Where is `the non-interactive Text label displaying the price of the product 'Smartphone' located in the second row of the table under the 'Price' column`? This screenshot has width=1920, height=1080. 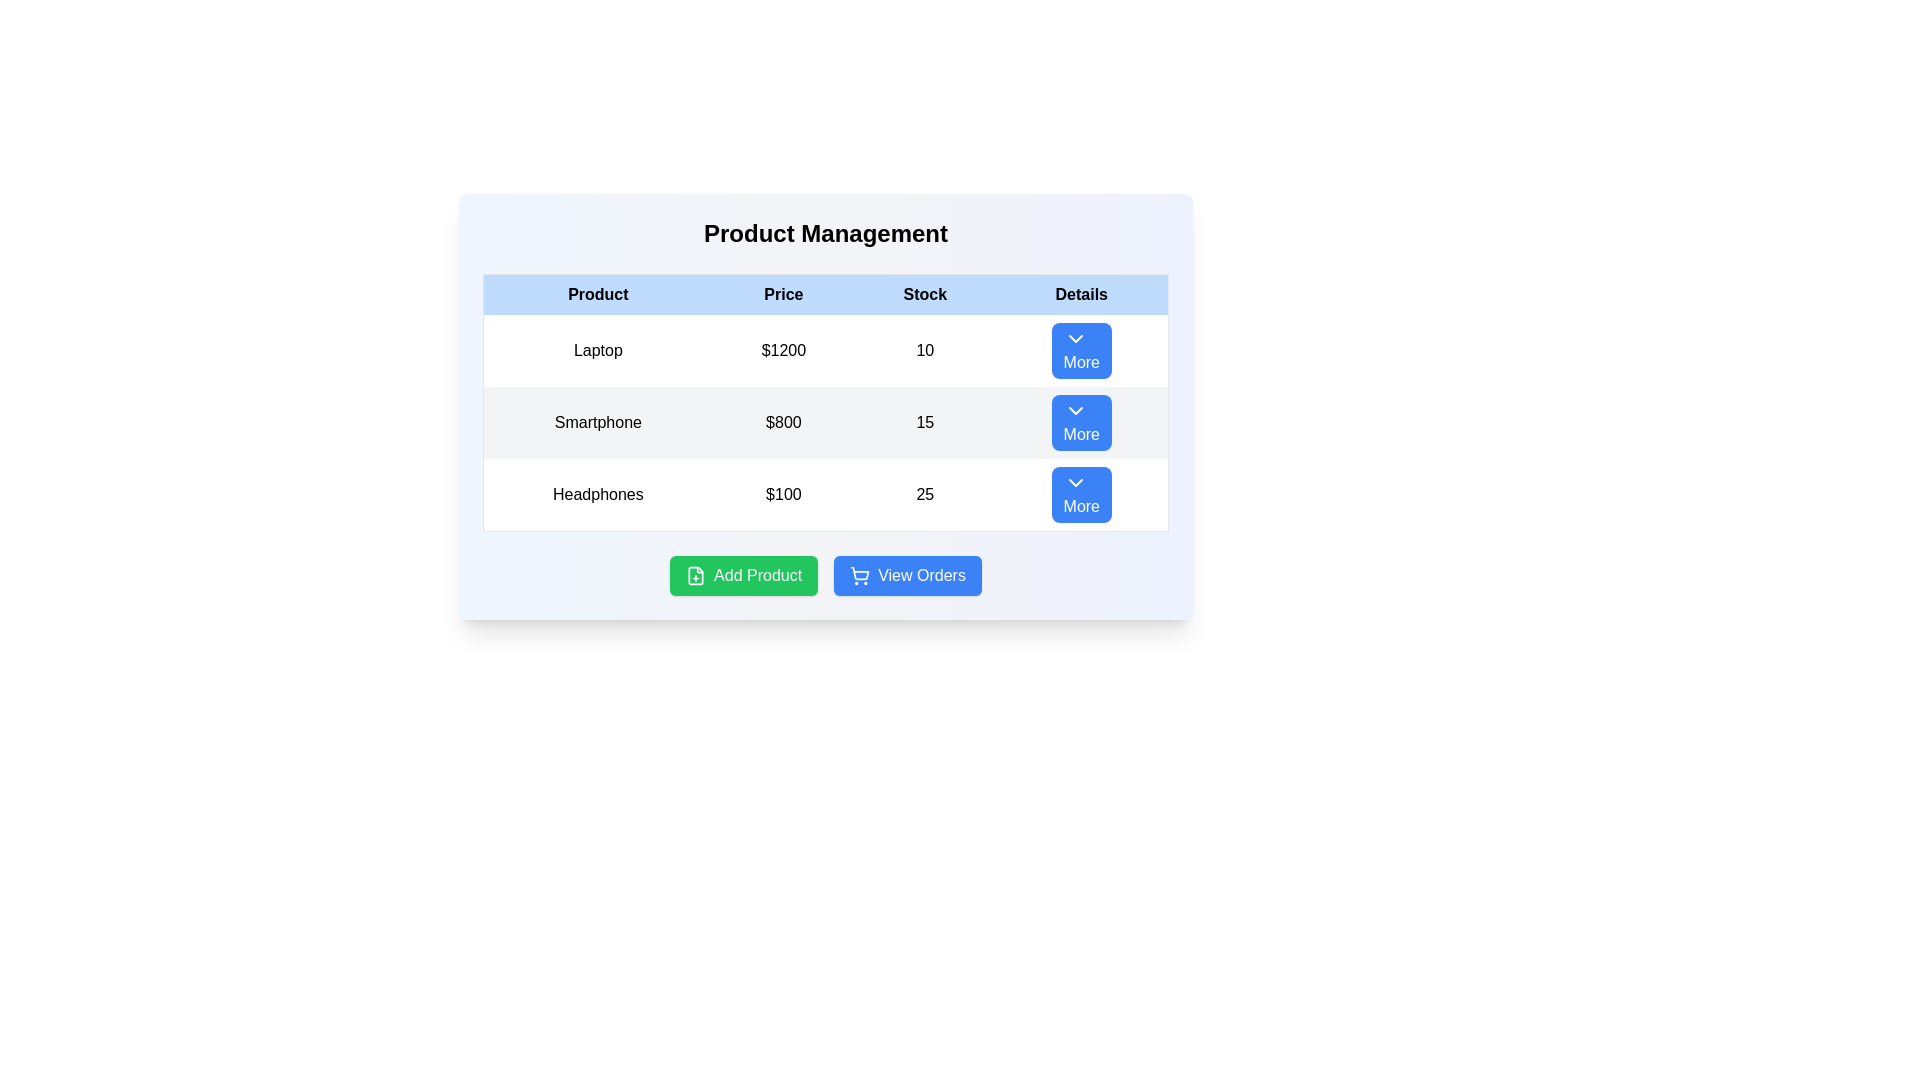 the non-interactive Text label displaying the price of the product 'Smartphone' located in the second row of the table under the 'Price' column is located at coordinates (782, 422).